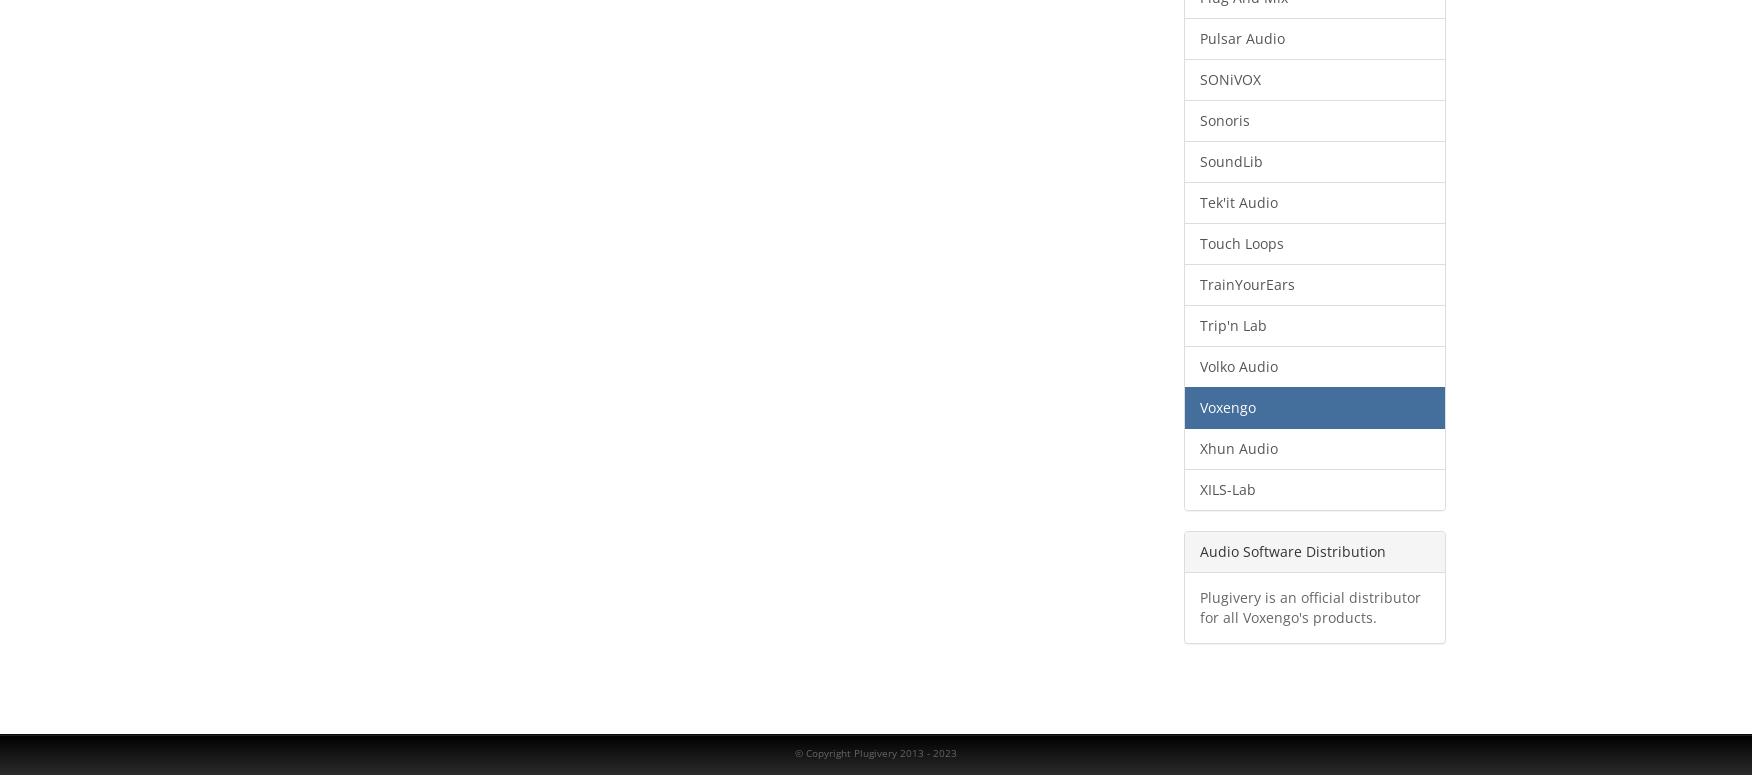  Describe the element at coordinates (1240, 242) in the screenshot. I see `'Touch Loops'` at that location.